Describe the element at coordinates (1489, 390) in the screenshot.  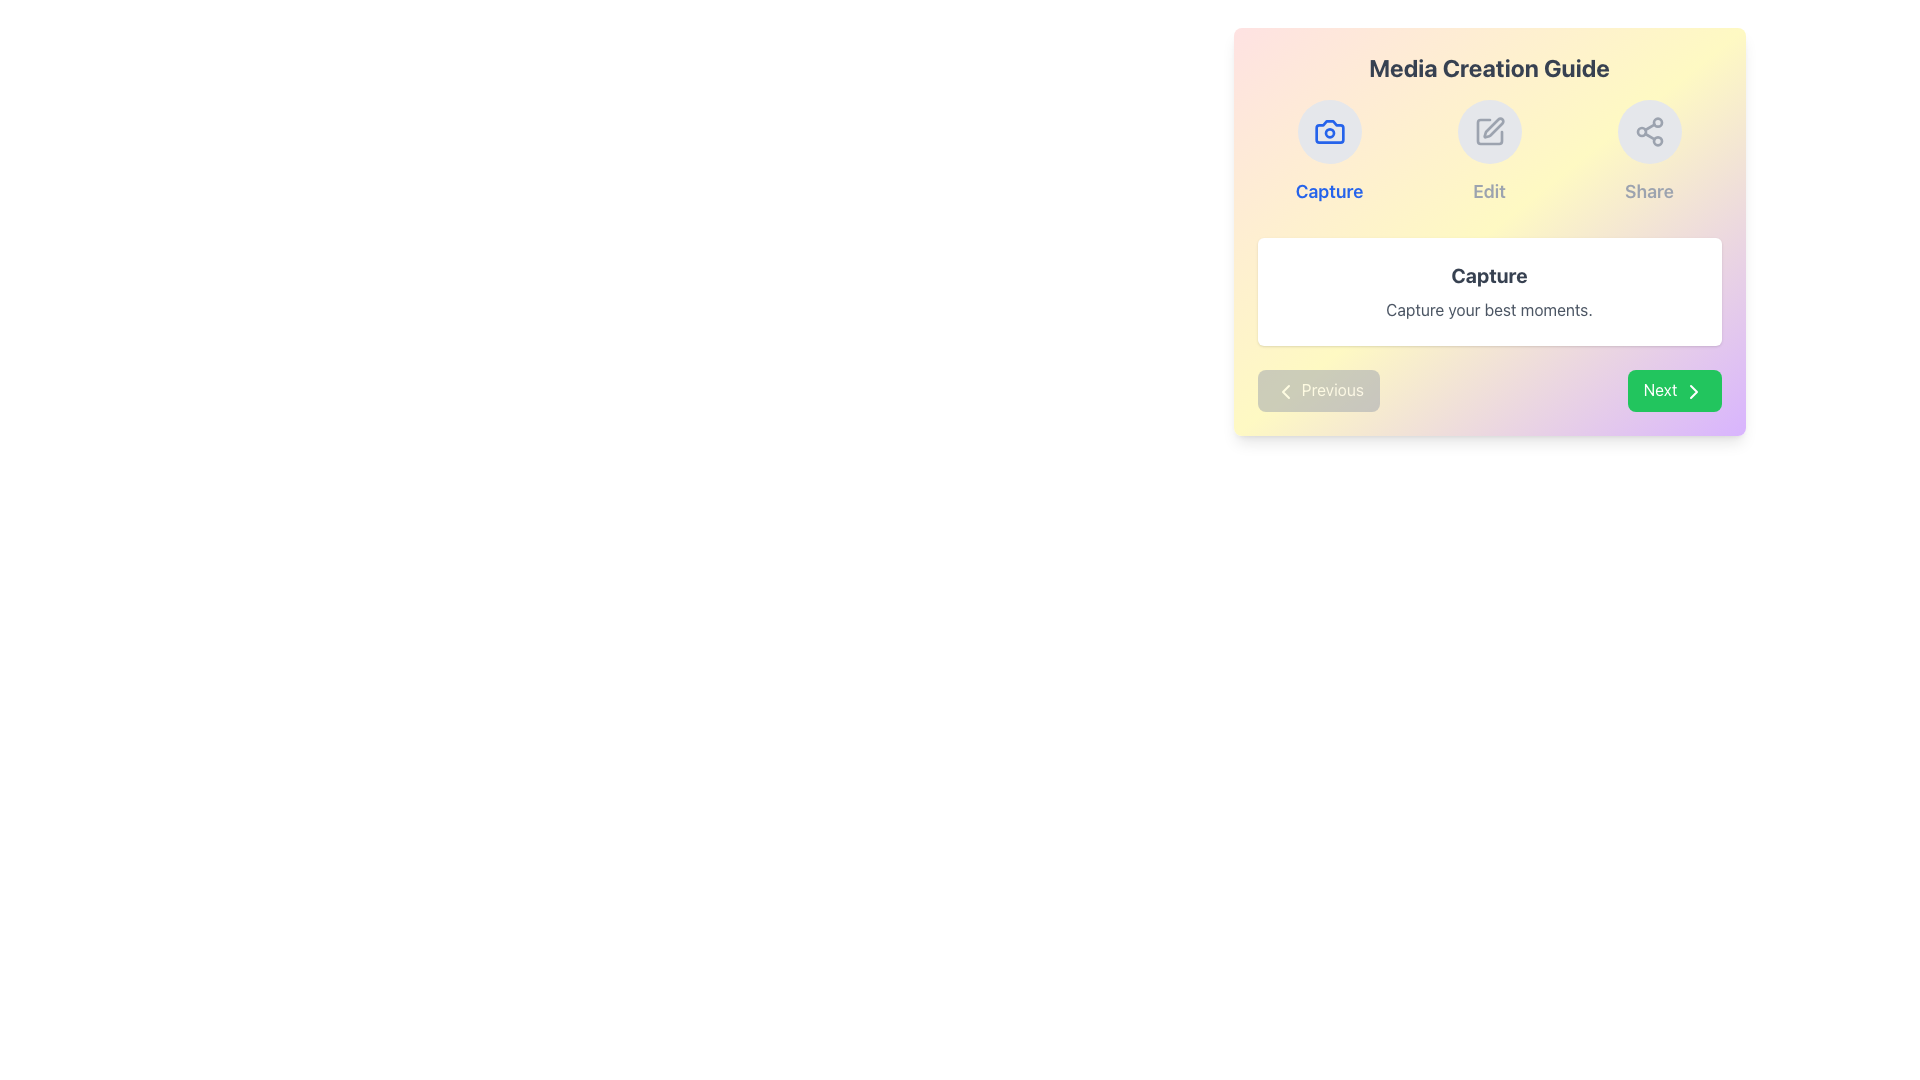
I see `the 'Next' button on the Navigation Bar` at that location.